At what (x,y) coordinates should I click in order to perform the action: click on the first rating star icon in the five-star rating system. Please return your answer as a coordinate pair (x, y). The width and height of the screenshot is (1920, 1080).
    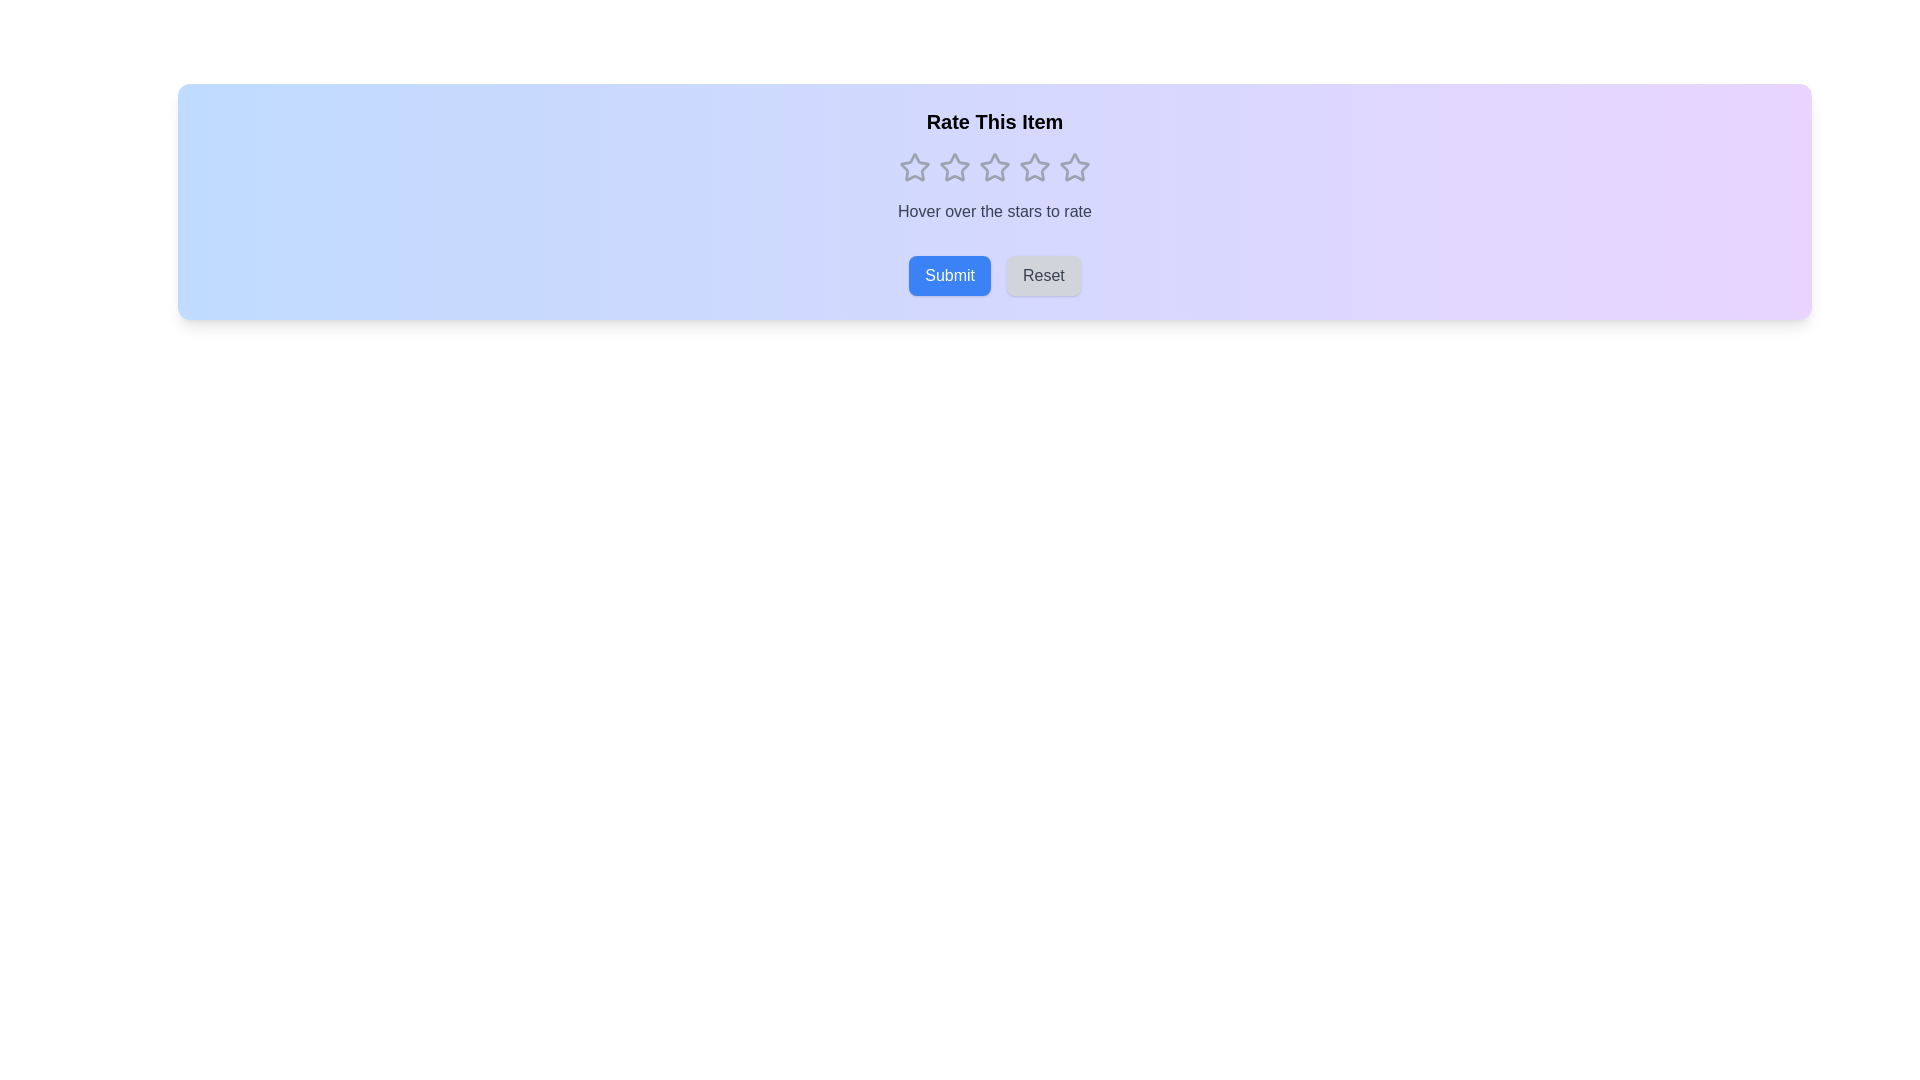
    Looking at the image, I should click on (954, 166).